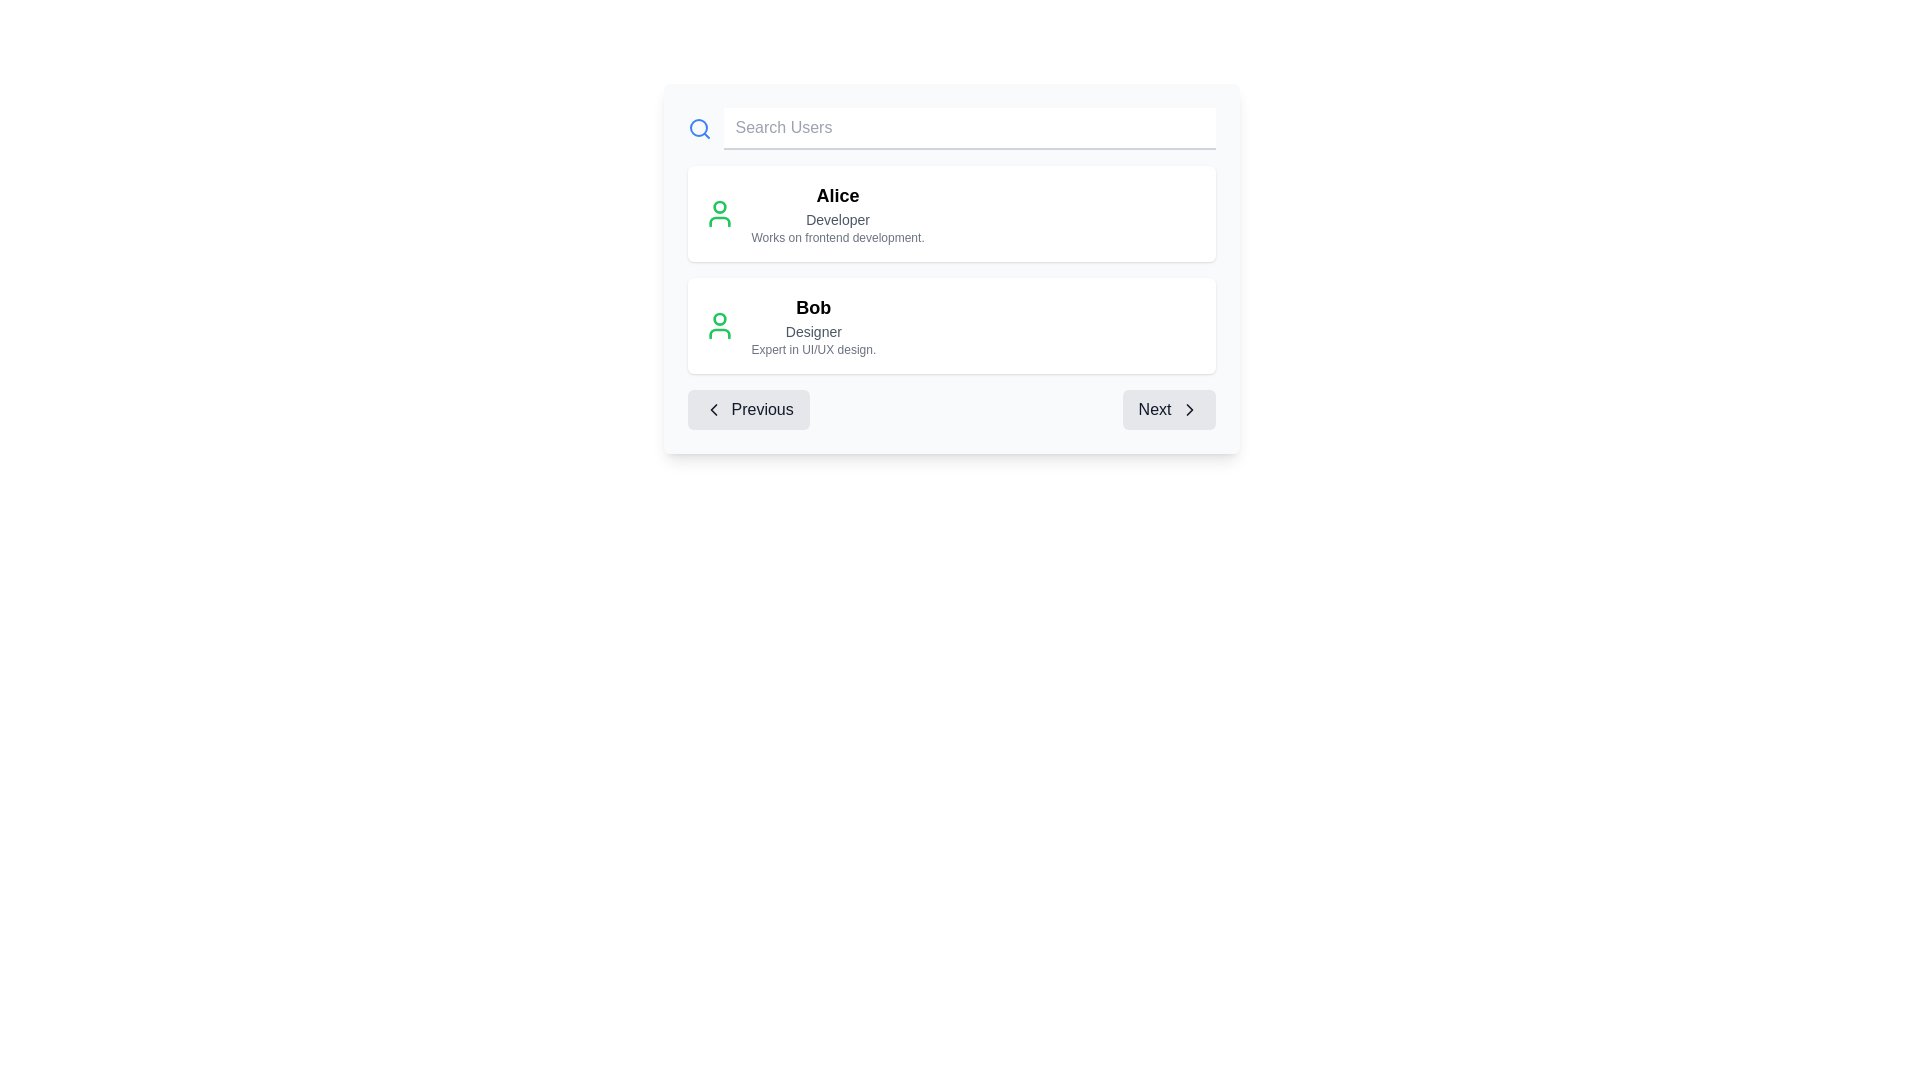 The image size is (1920, 1080). Describe the element at coordinates (719, 222) in the screenshot. I see `bottom segment of the user icon for 'Alice' in the search result panel using developer tools` at that location.